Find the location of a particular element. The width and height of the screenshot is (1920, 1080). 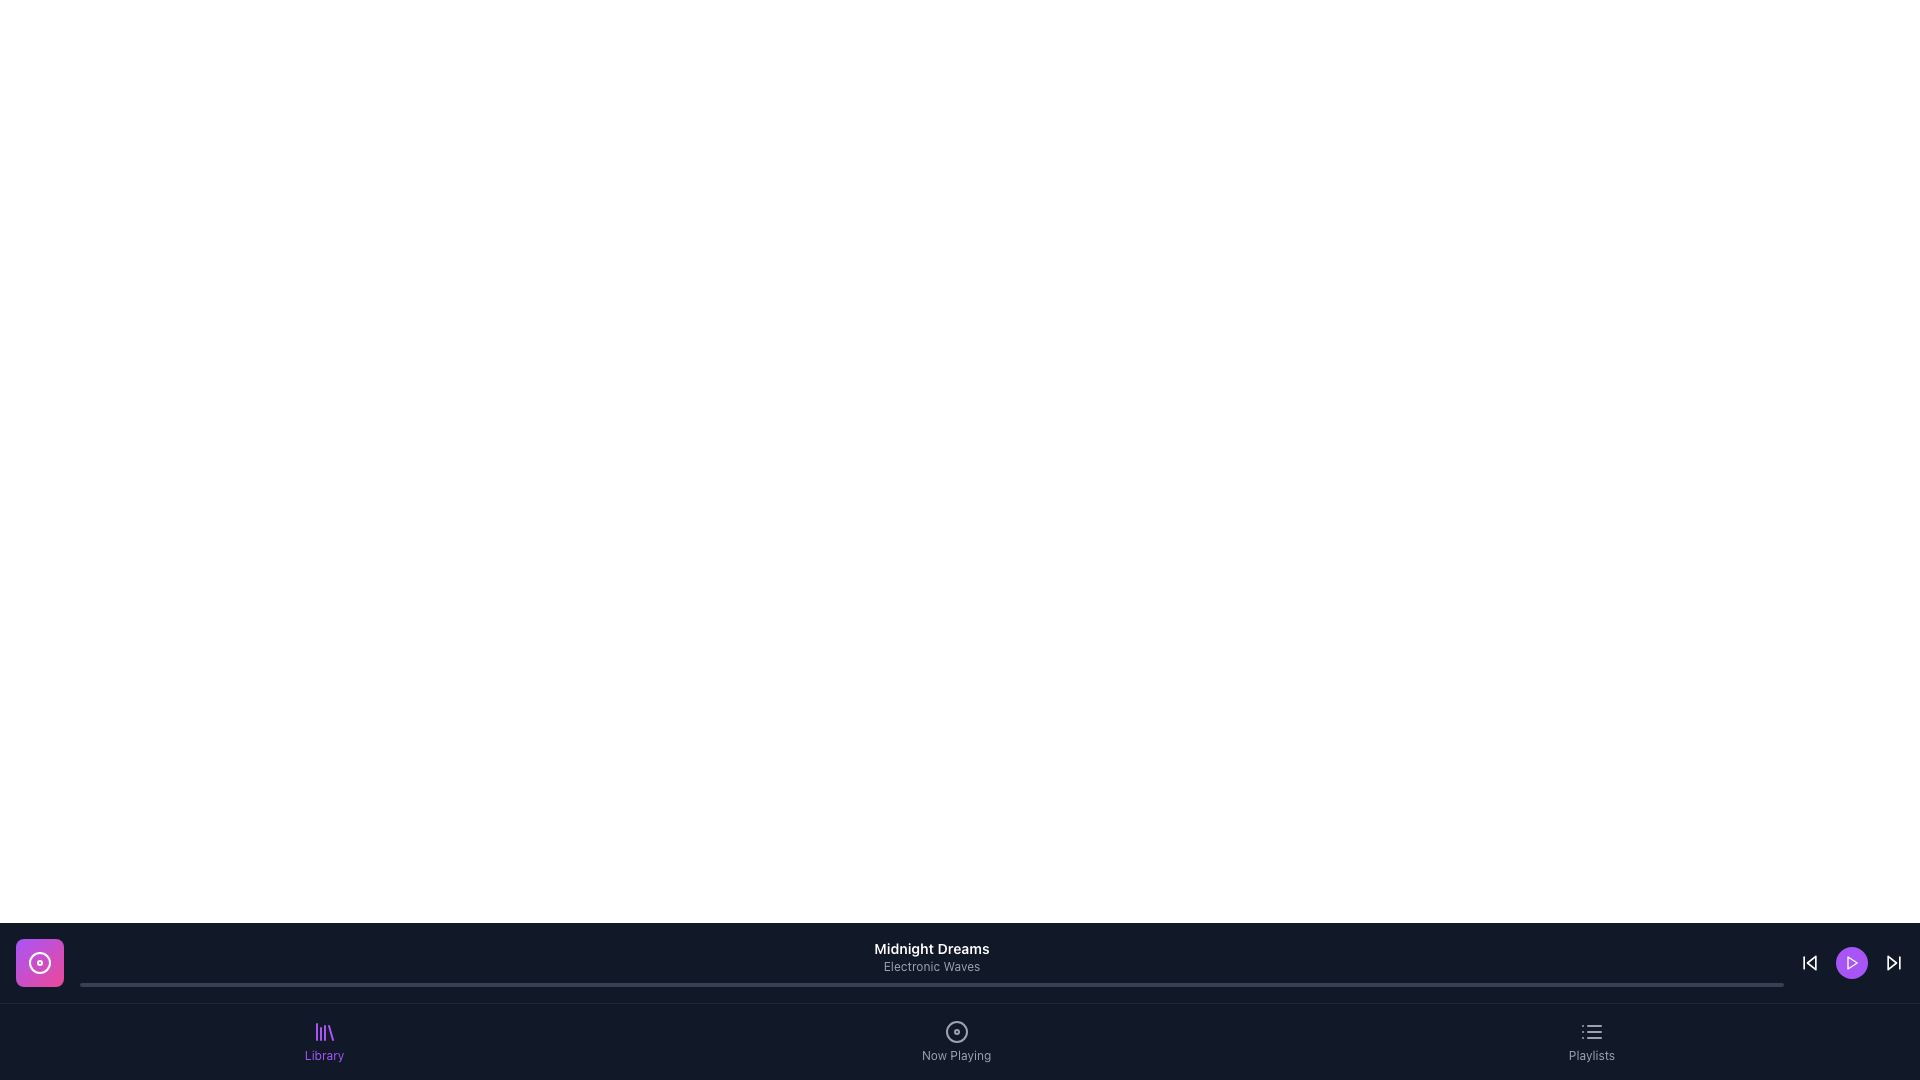

the small circular SVG icon with two concentric circles, located in the bottom-left corner of the interface, which has a gradient purple to pink background is located at coordinates (39, 962).